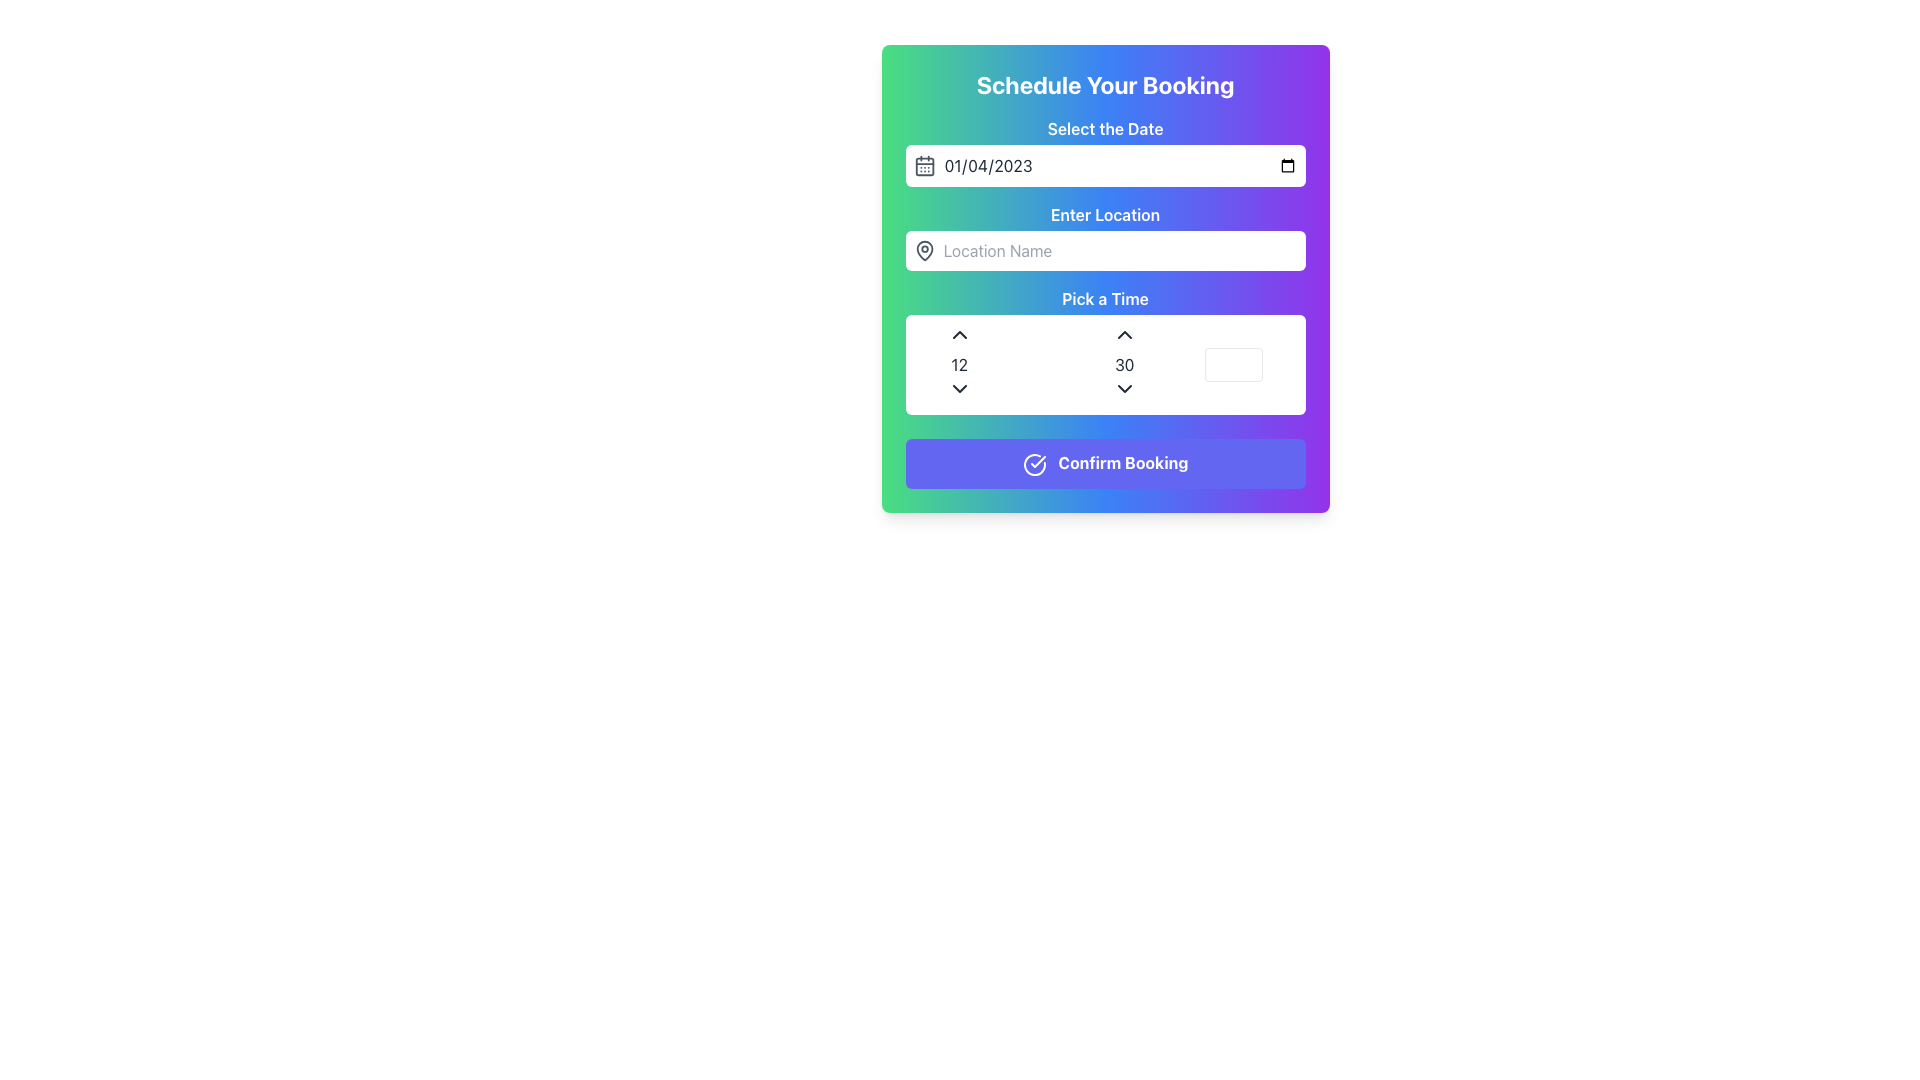  What do you see at coordinates (1104, 463) in the screenshot?
I see `the 'Confirm Booking' button located at the bottom section of the 'Schedule Your Booking' form to confirm the booking` at bounding box center [1104, 463].